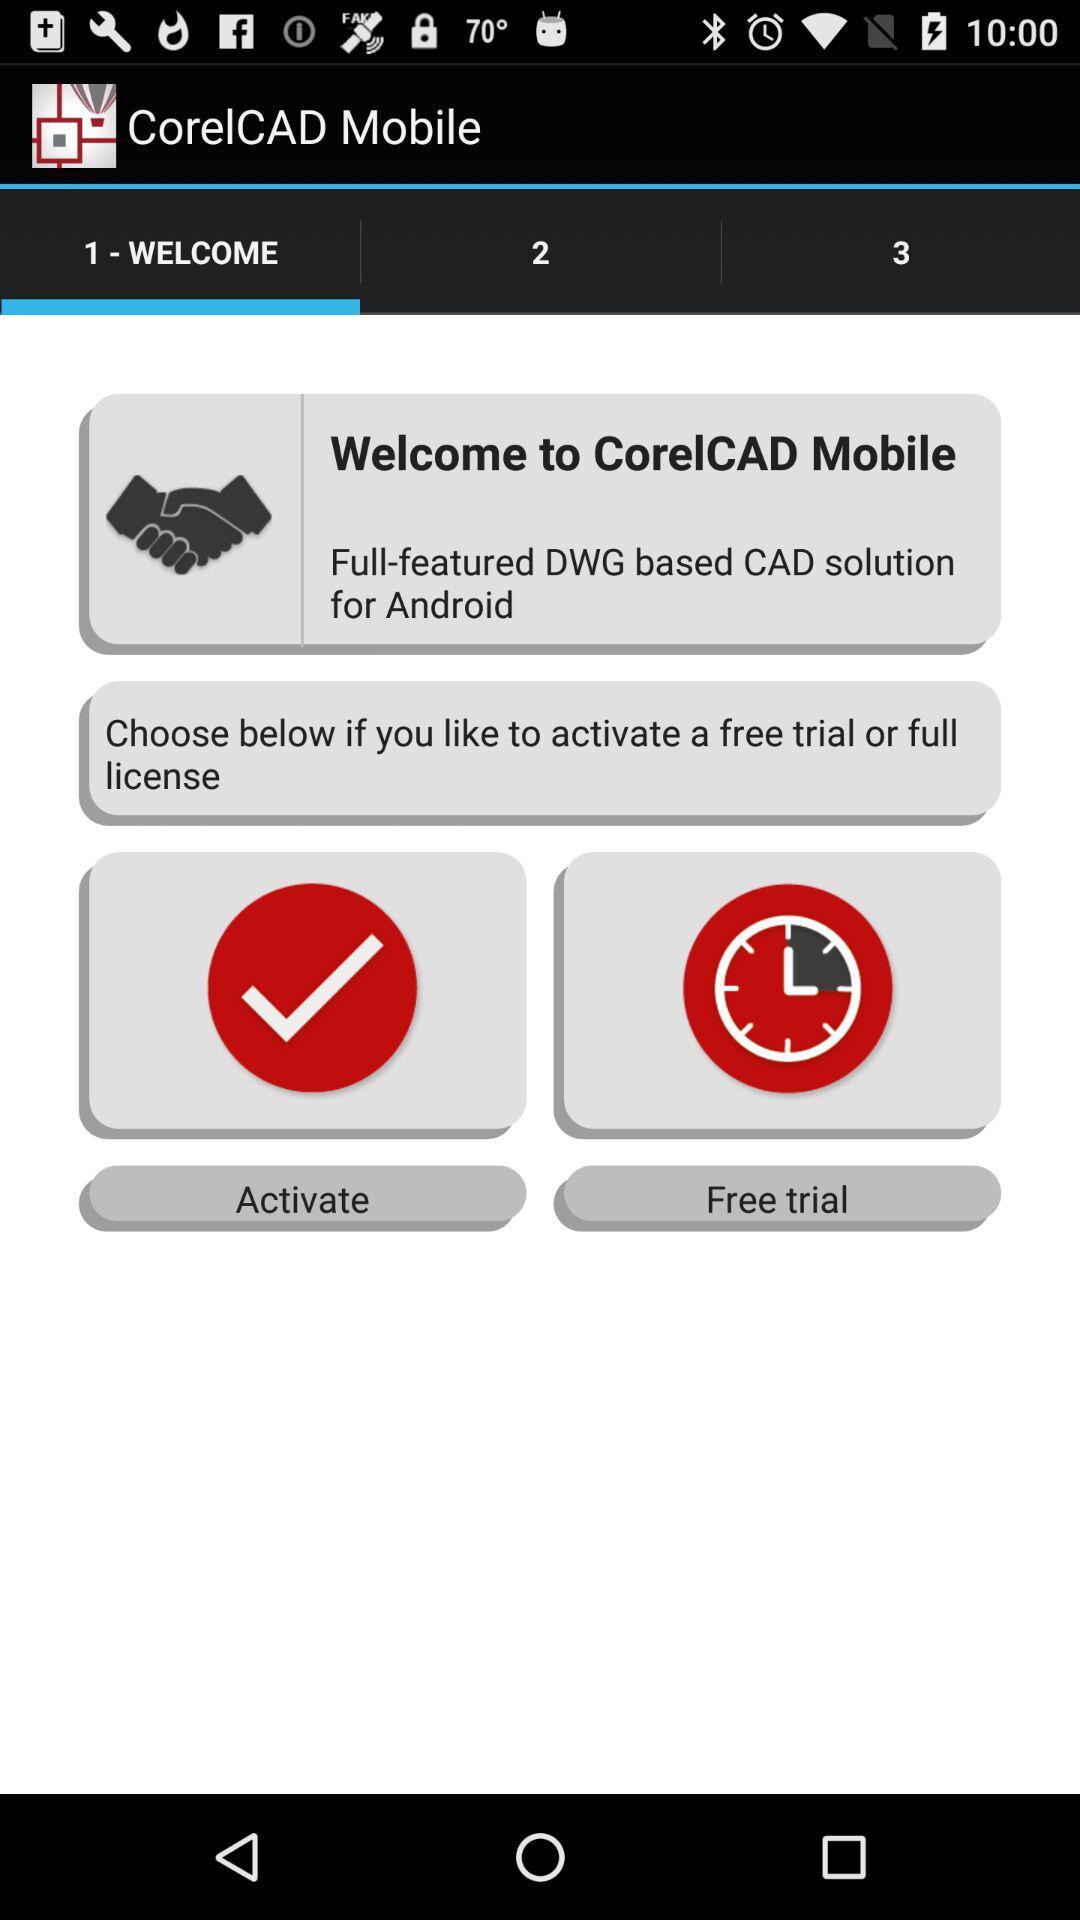 This screenshot has width=1080, height=1920. What do you see at coordinates (303, 1199) in the screenshot?
I see `the box that reads the text activate` at bounding box center [303, 1199].